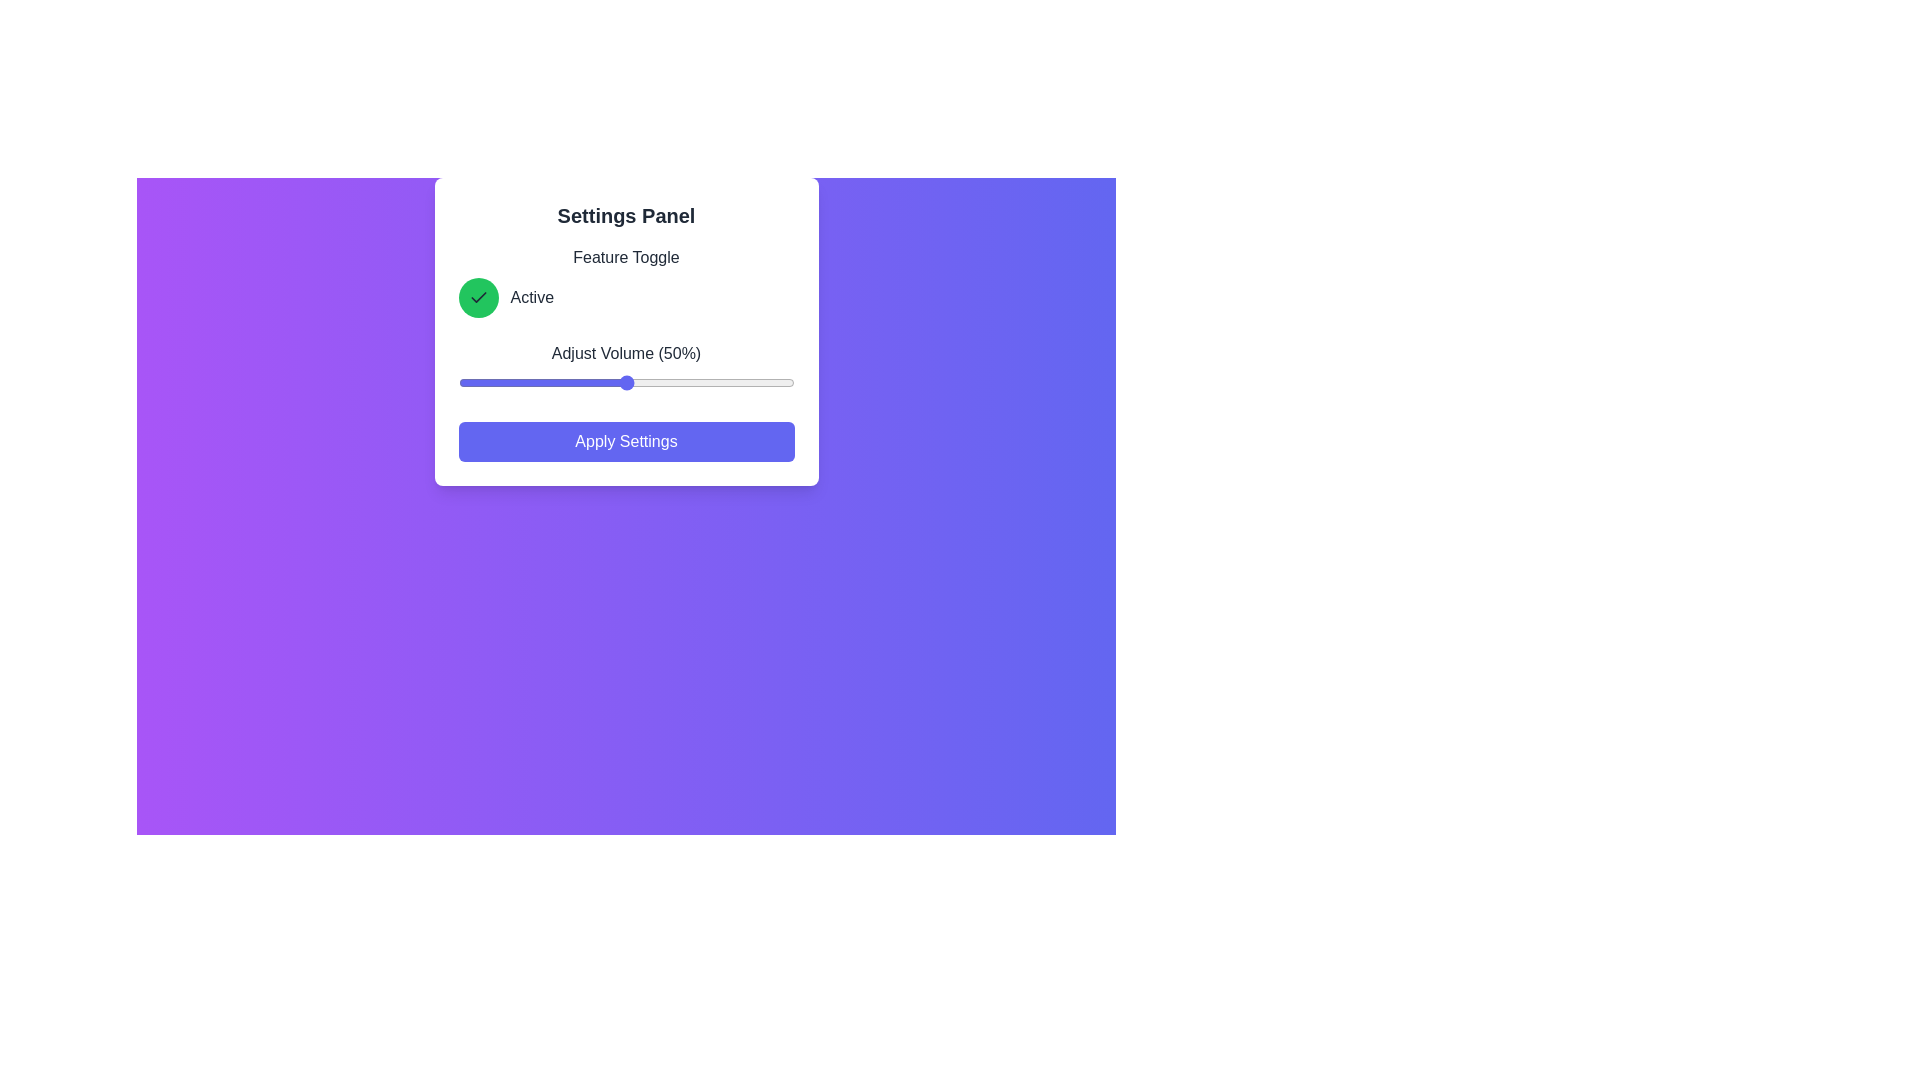 The width and height of the screenshot is (1920, 1080). Describe the element at coordinates (707, 382) in the screenshot. I see `the volume` at that location.